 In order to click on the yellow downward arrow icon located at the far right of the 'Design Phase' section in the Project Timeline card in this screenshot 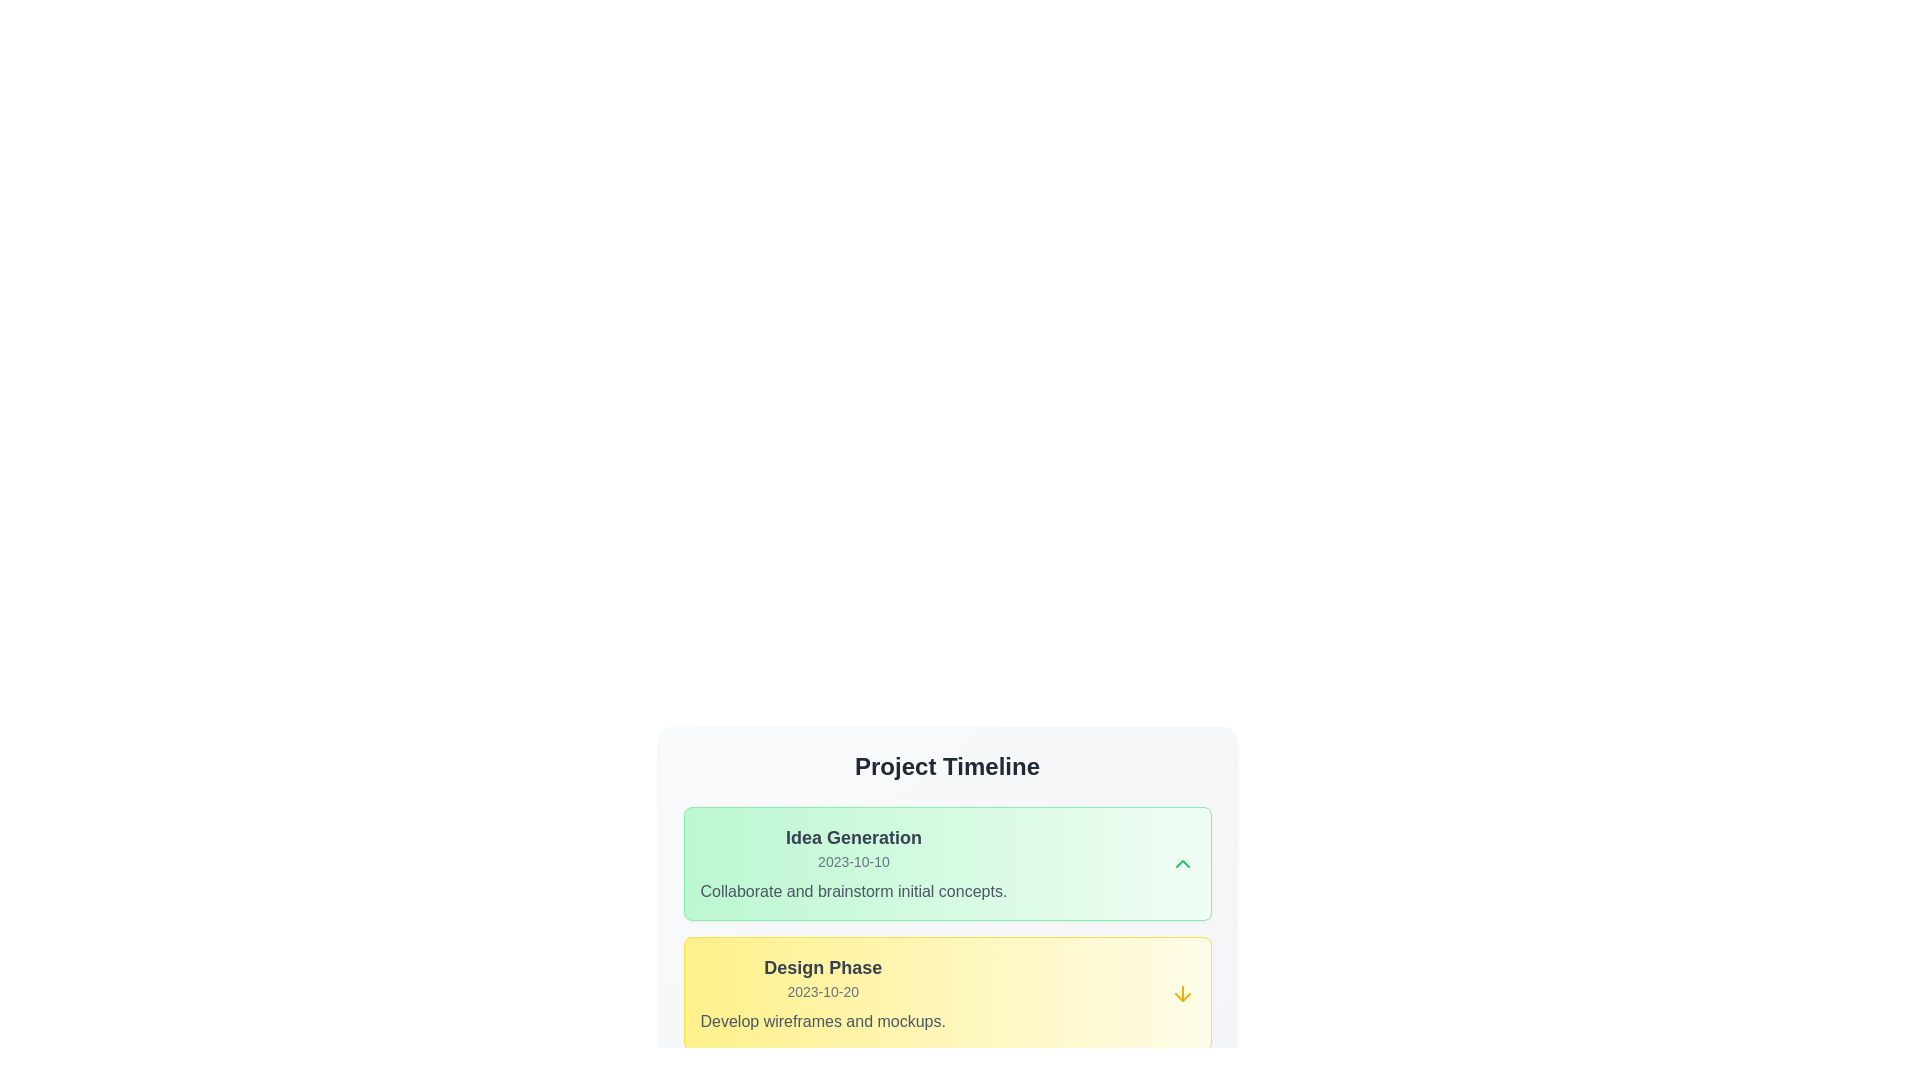, I will do `click(1182, 994)`.